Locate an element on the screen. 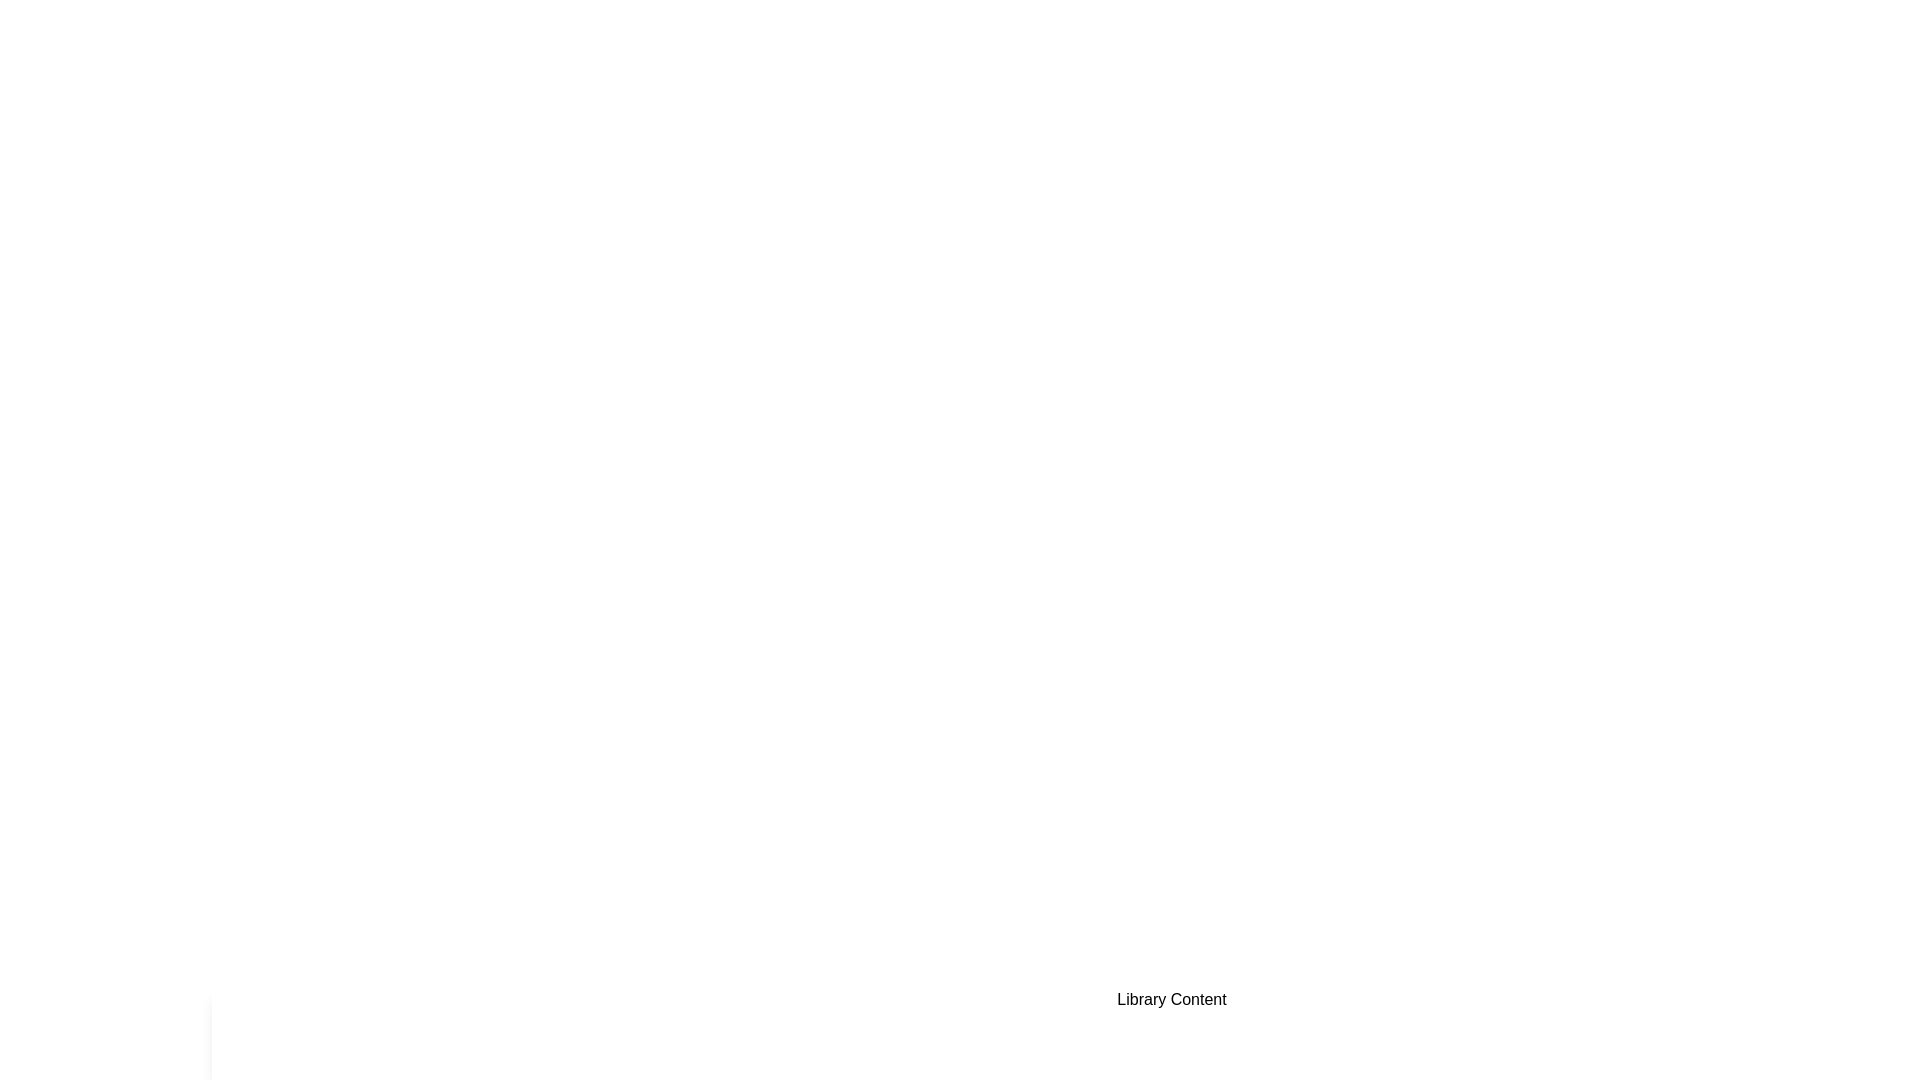 Image resolution: width=1920 pixels, height=1080 pixels. the Library tab by clicking on its button is located at coordinates (401, 1033).